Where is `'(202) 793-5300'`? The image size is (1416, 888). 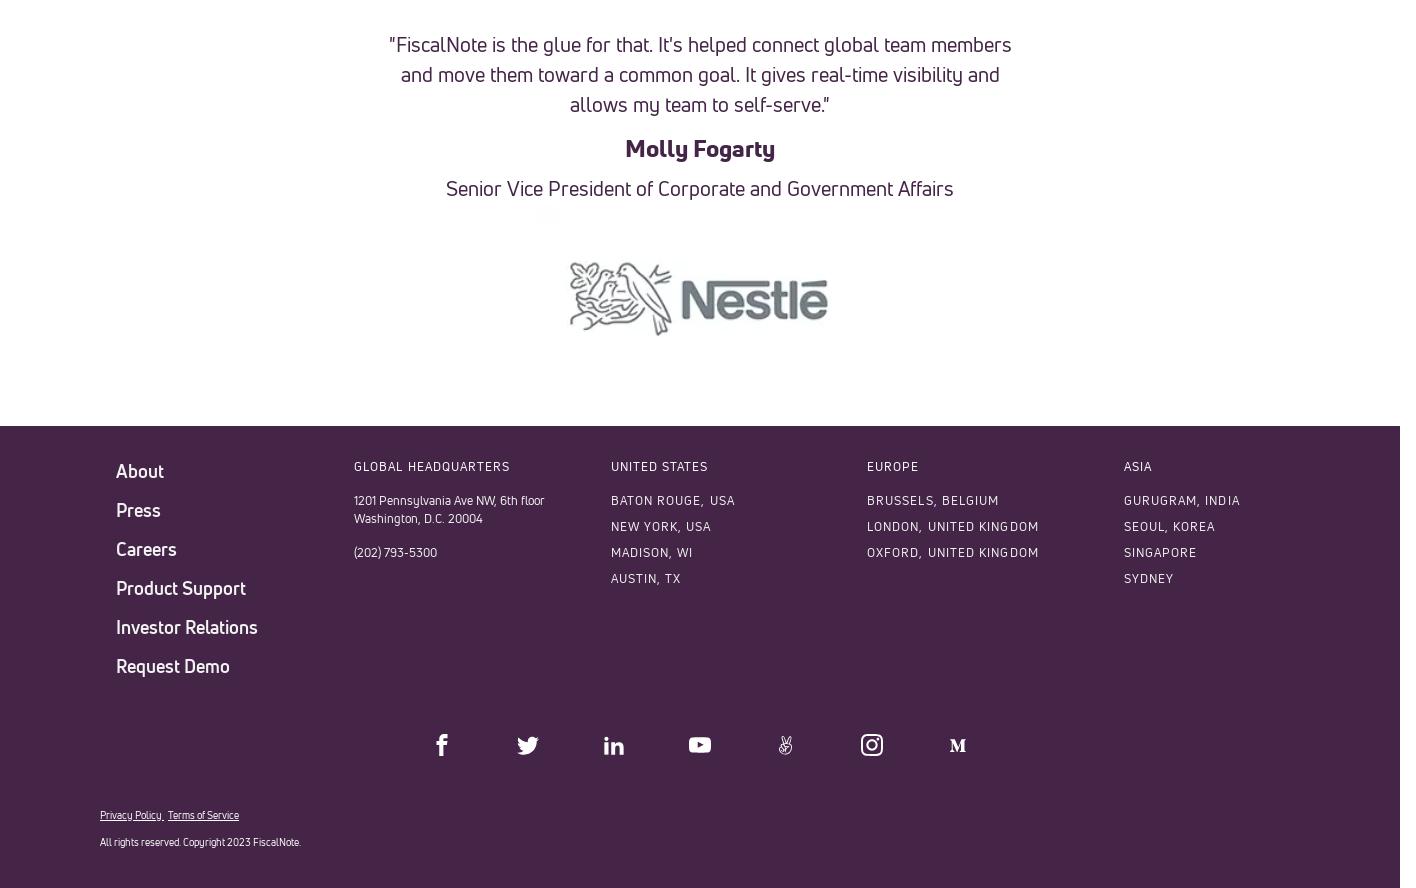 '(202) 793-5300' is located at coordinates (395, 550).